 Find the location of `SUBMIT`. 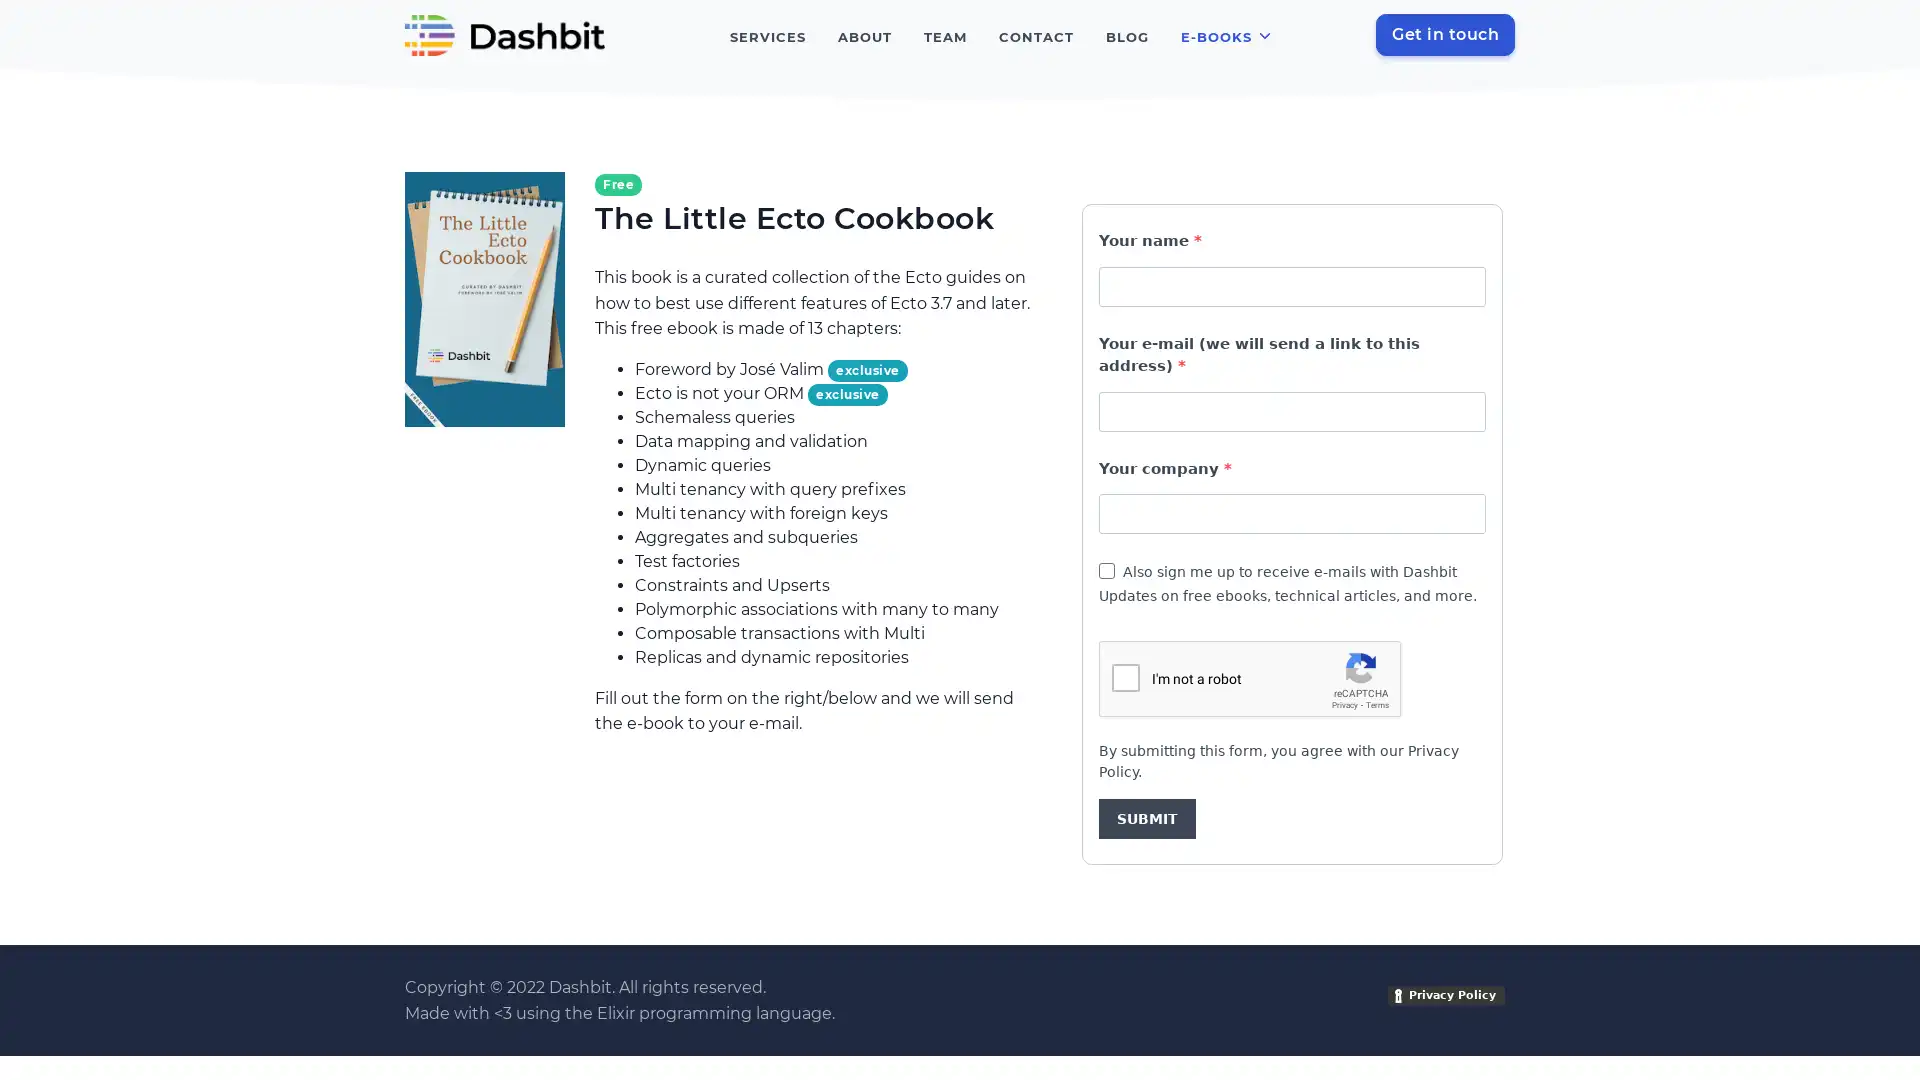

SUBMIT is located at coordinates (1147, 818).